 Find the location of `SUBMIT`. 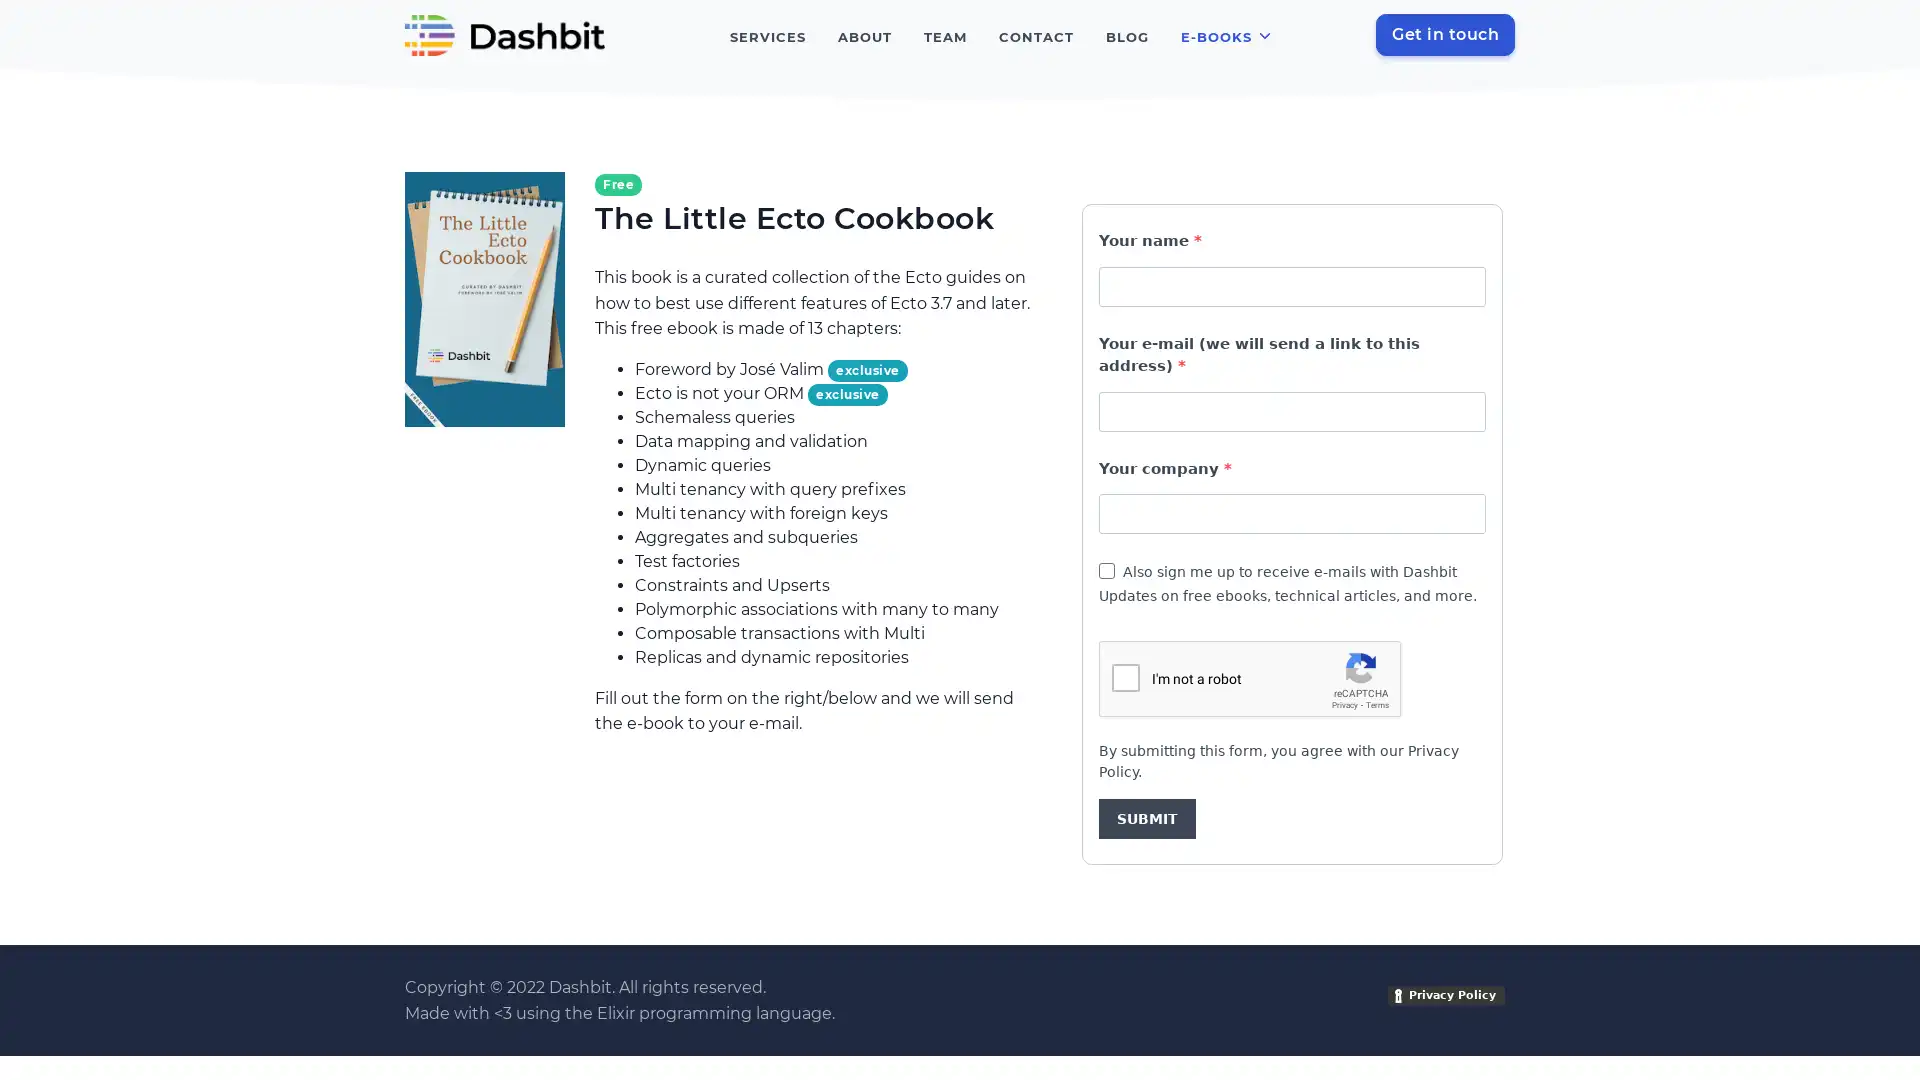

SUBMIT is located at coordinates (1147, 818).